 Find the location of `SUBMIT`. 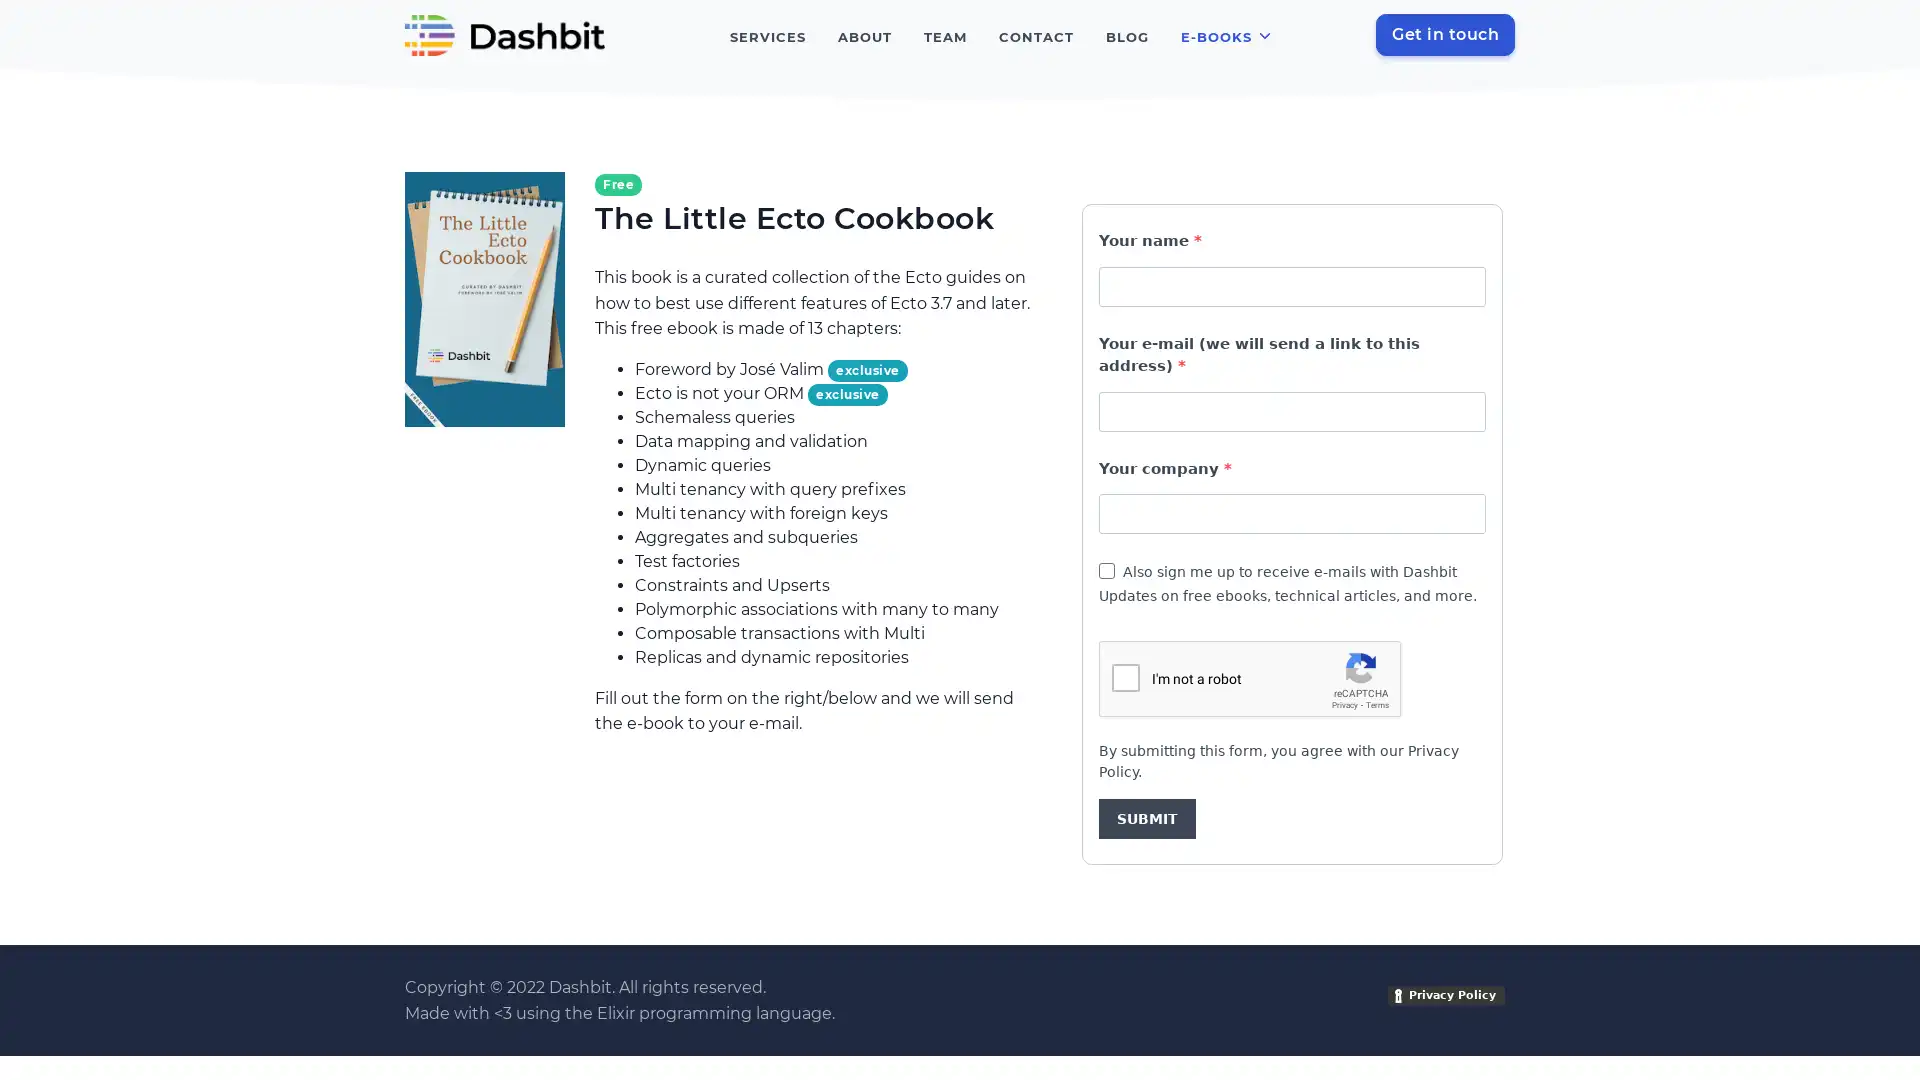

SUBMIT is located at coordinates (1147, 818).